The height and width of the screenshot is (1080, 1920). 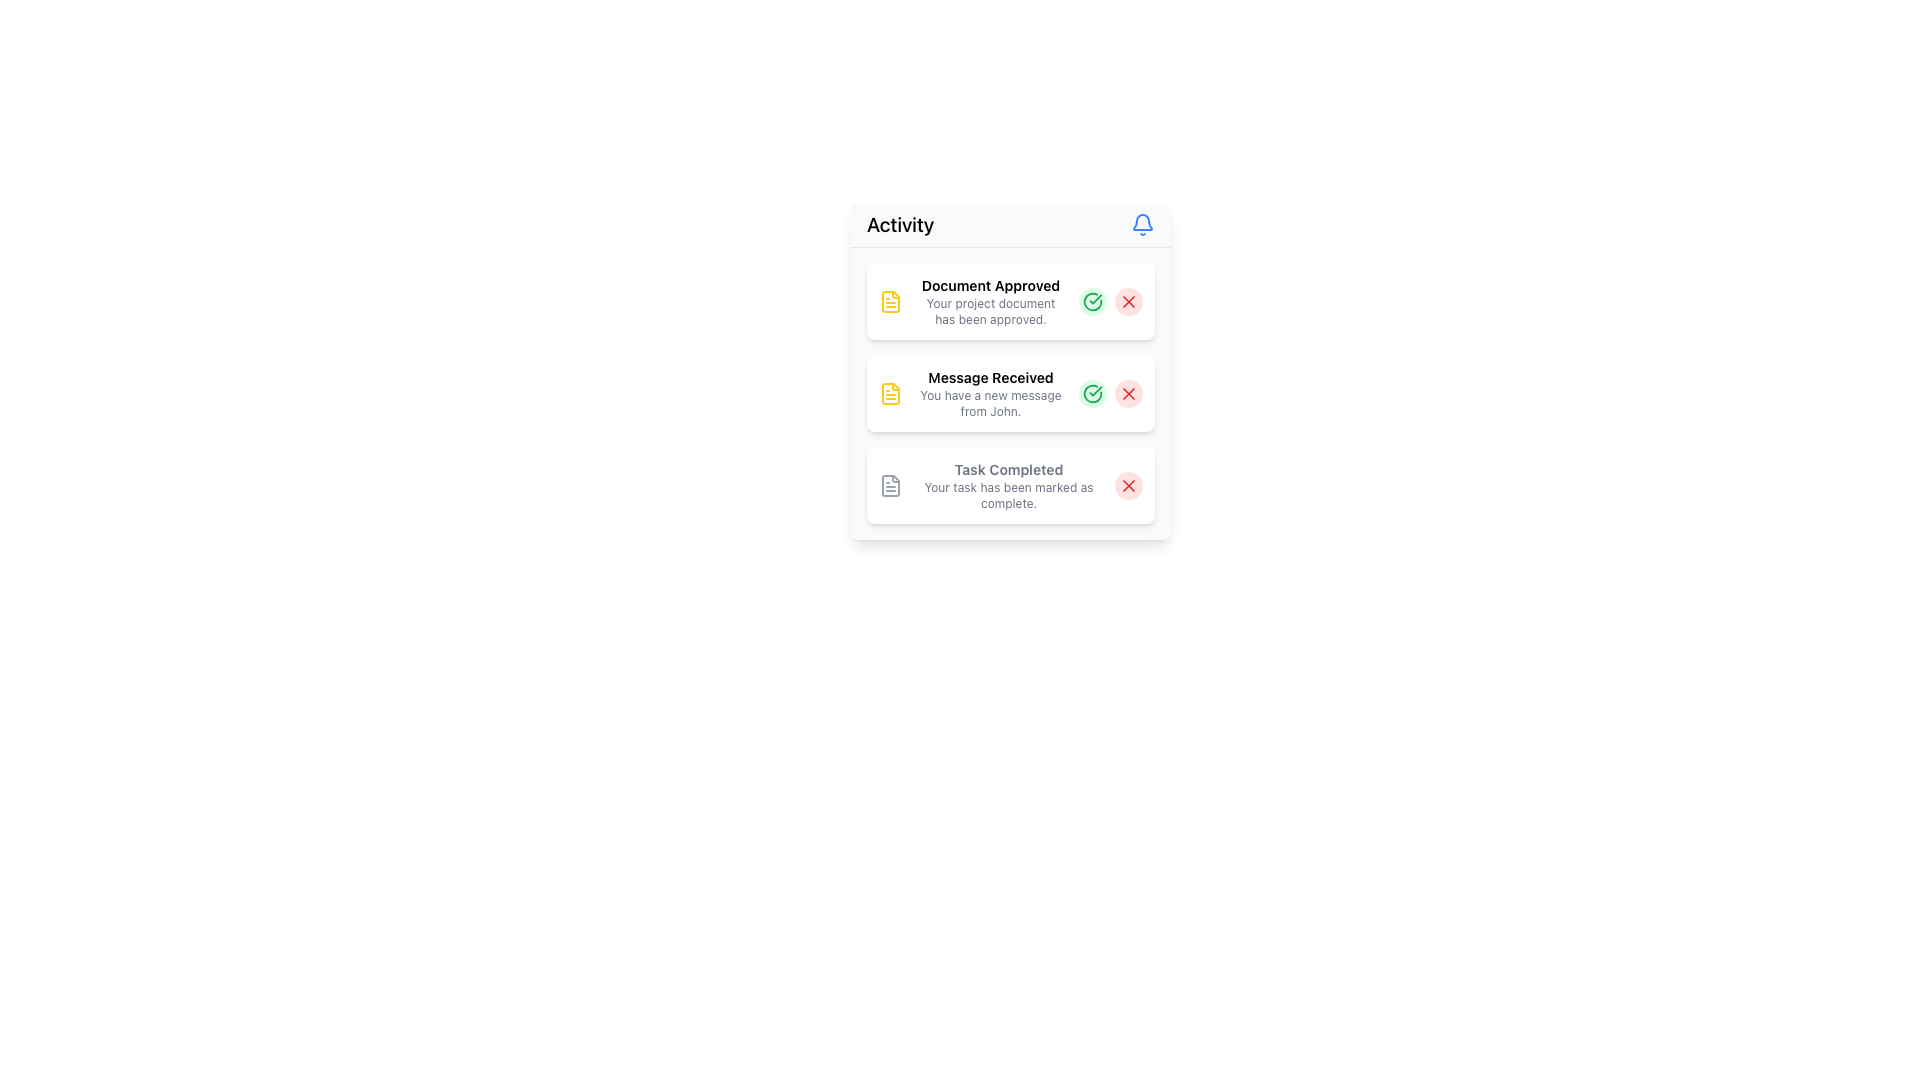 What do you see at coordinates (990, 301) in the screenshot?
I see `the first notification item in the notification panel under the heading 'Activity'` at bounding box center [990, 301].